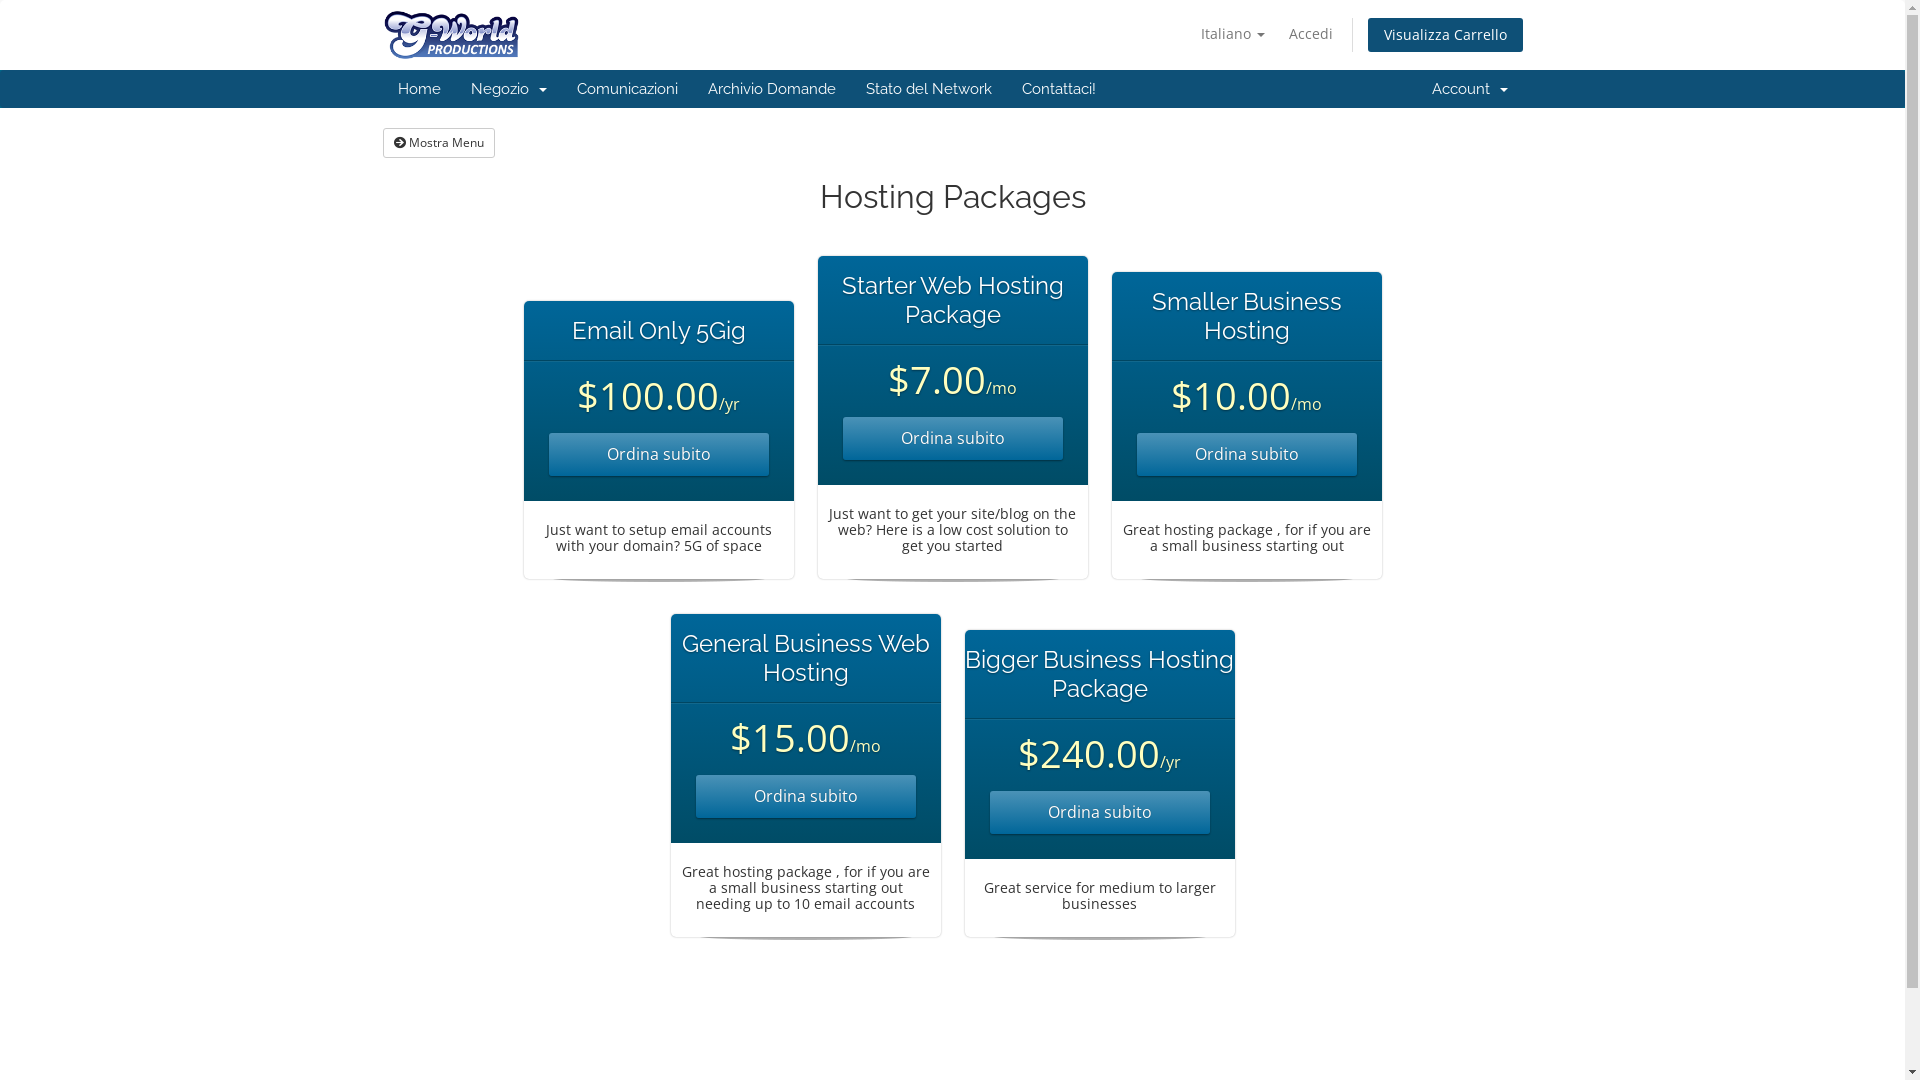  Describe the element at coordinates (770, 87) in the screenshot. I see `'Archivio Domande'` at that location.